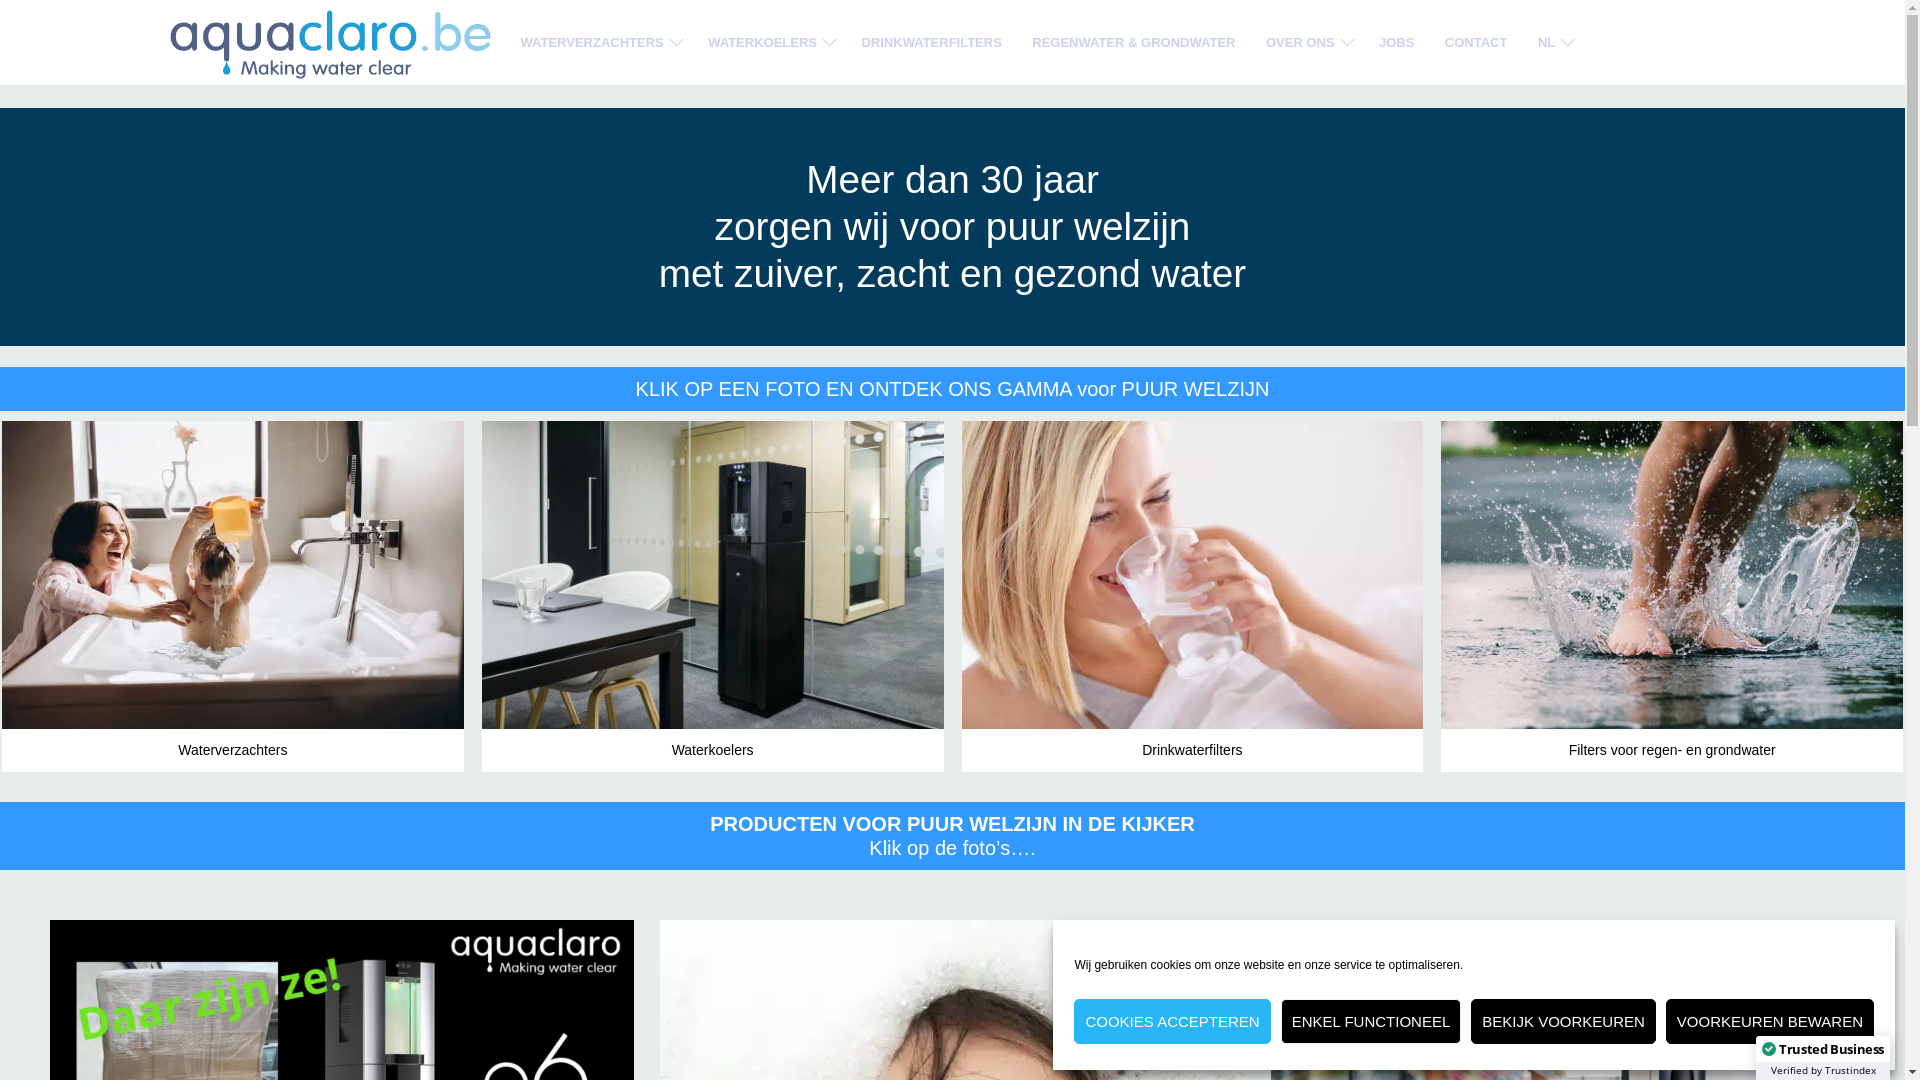 This screenshot has height=1080, width=1920. What do you see at coordinates (233, 595) in the screenshot?
I see `'Waterverzachters'` at bounding box center [233, 595].